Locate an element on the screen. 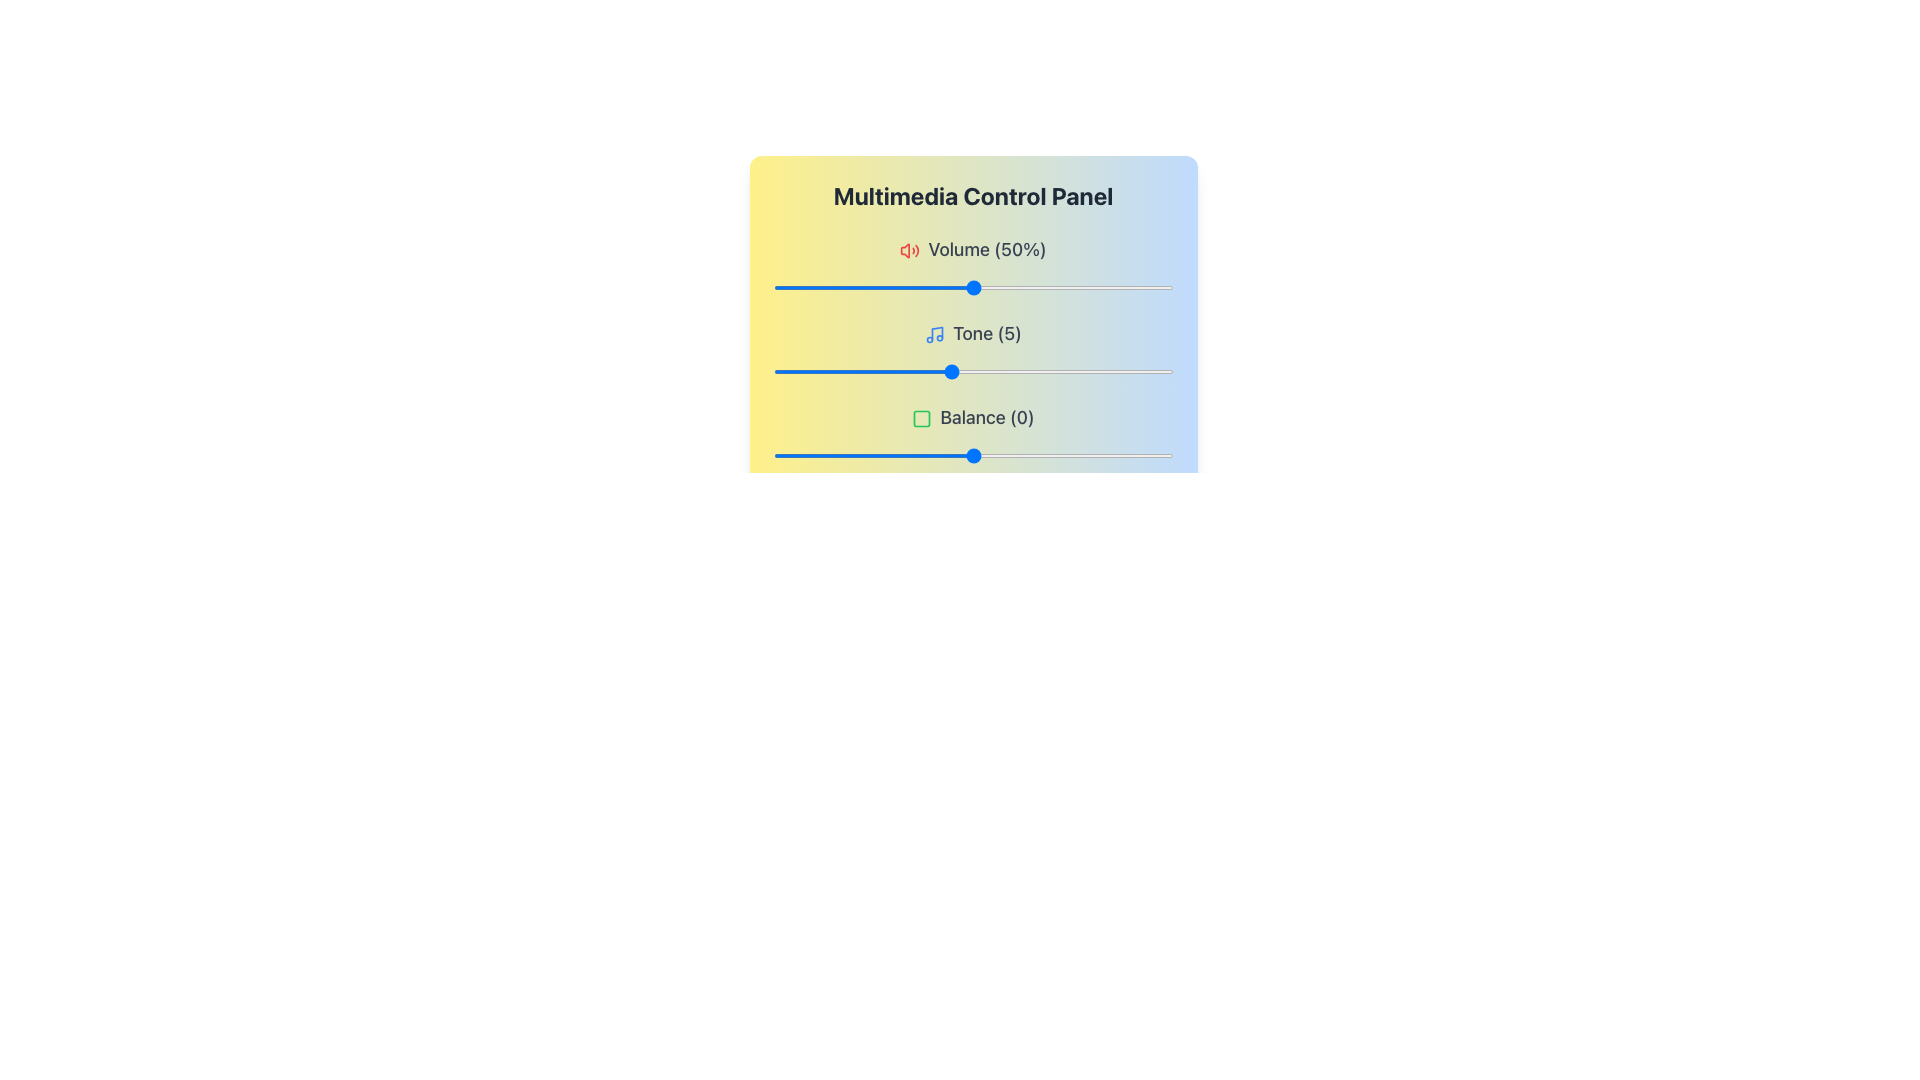  the Text Label that indicates the balance setting value, which currently shows '0'. This label is the third in a list of controls, located below the 'Tone' label and above a slider bar is located at coordinates (973, 416).